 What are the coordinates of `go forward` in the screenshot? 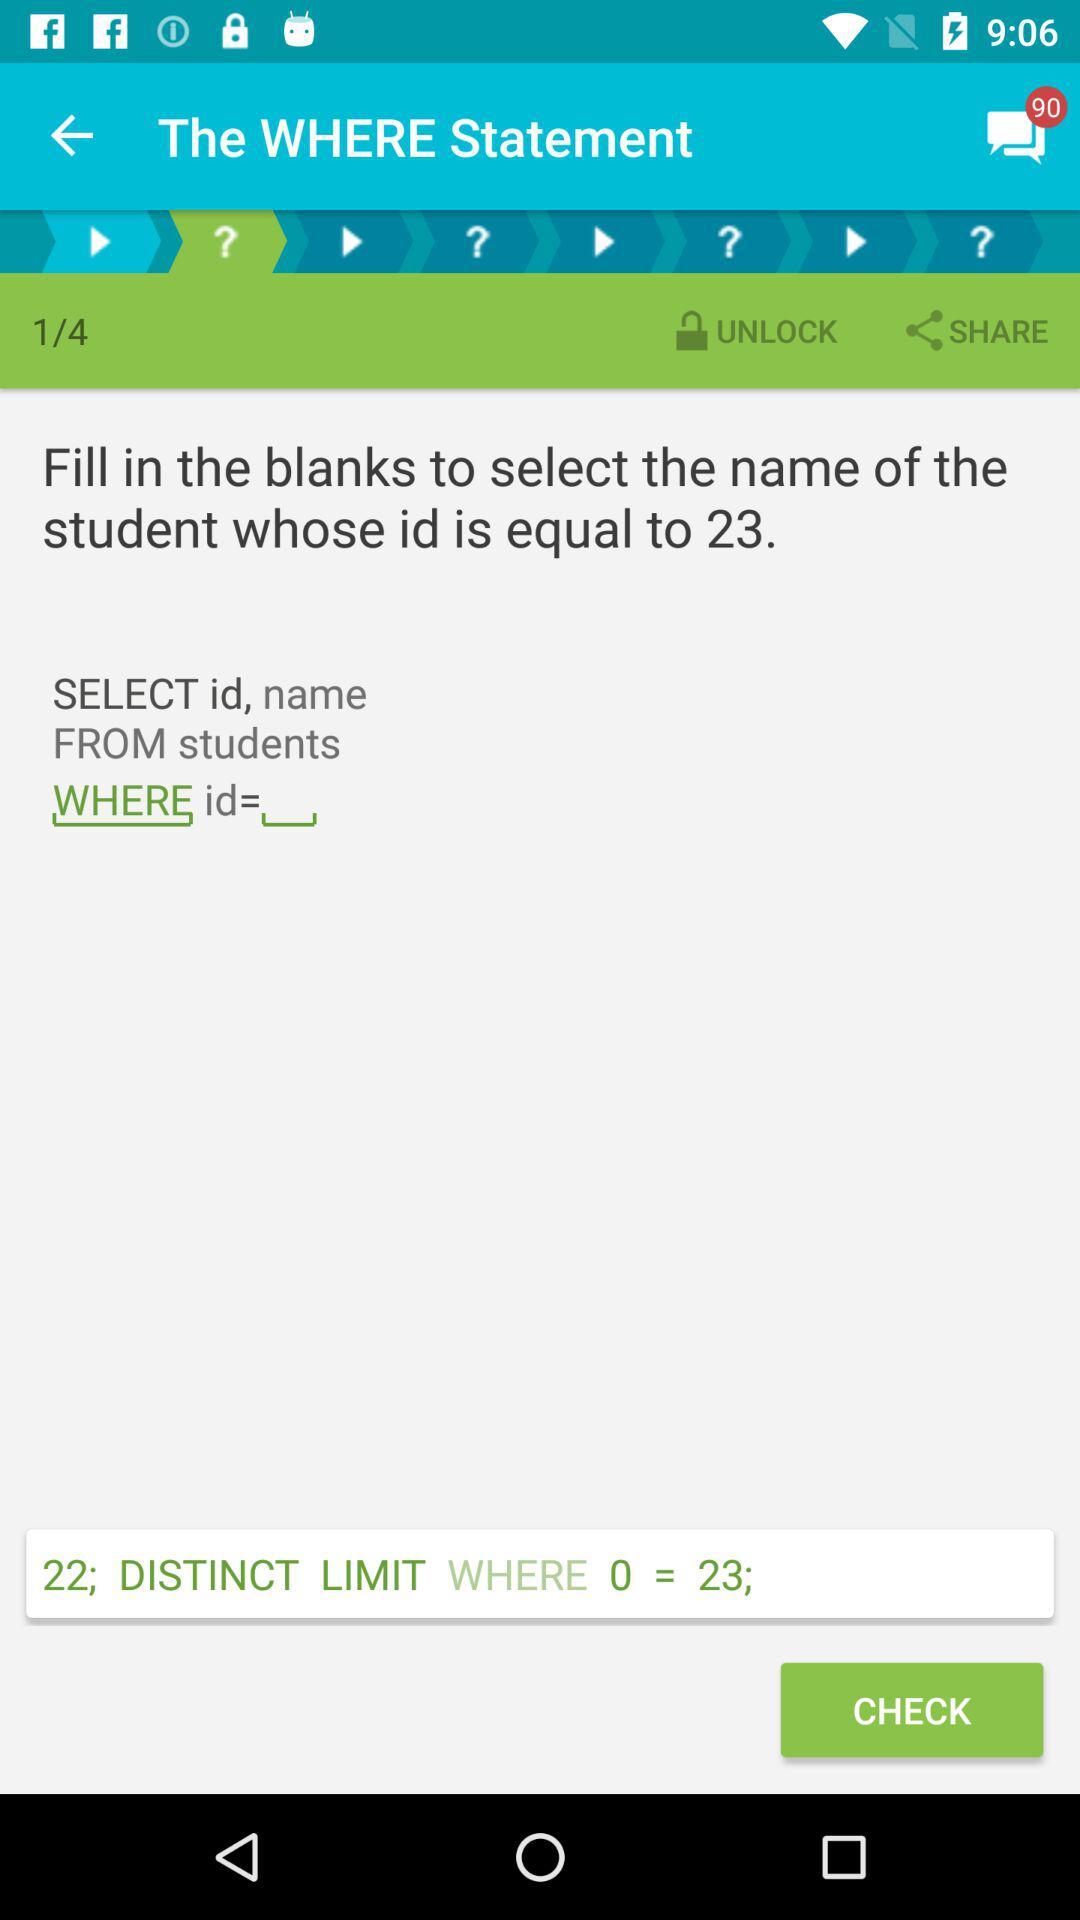 It's located at (855, 240).